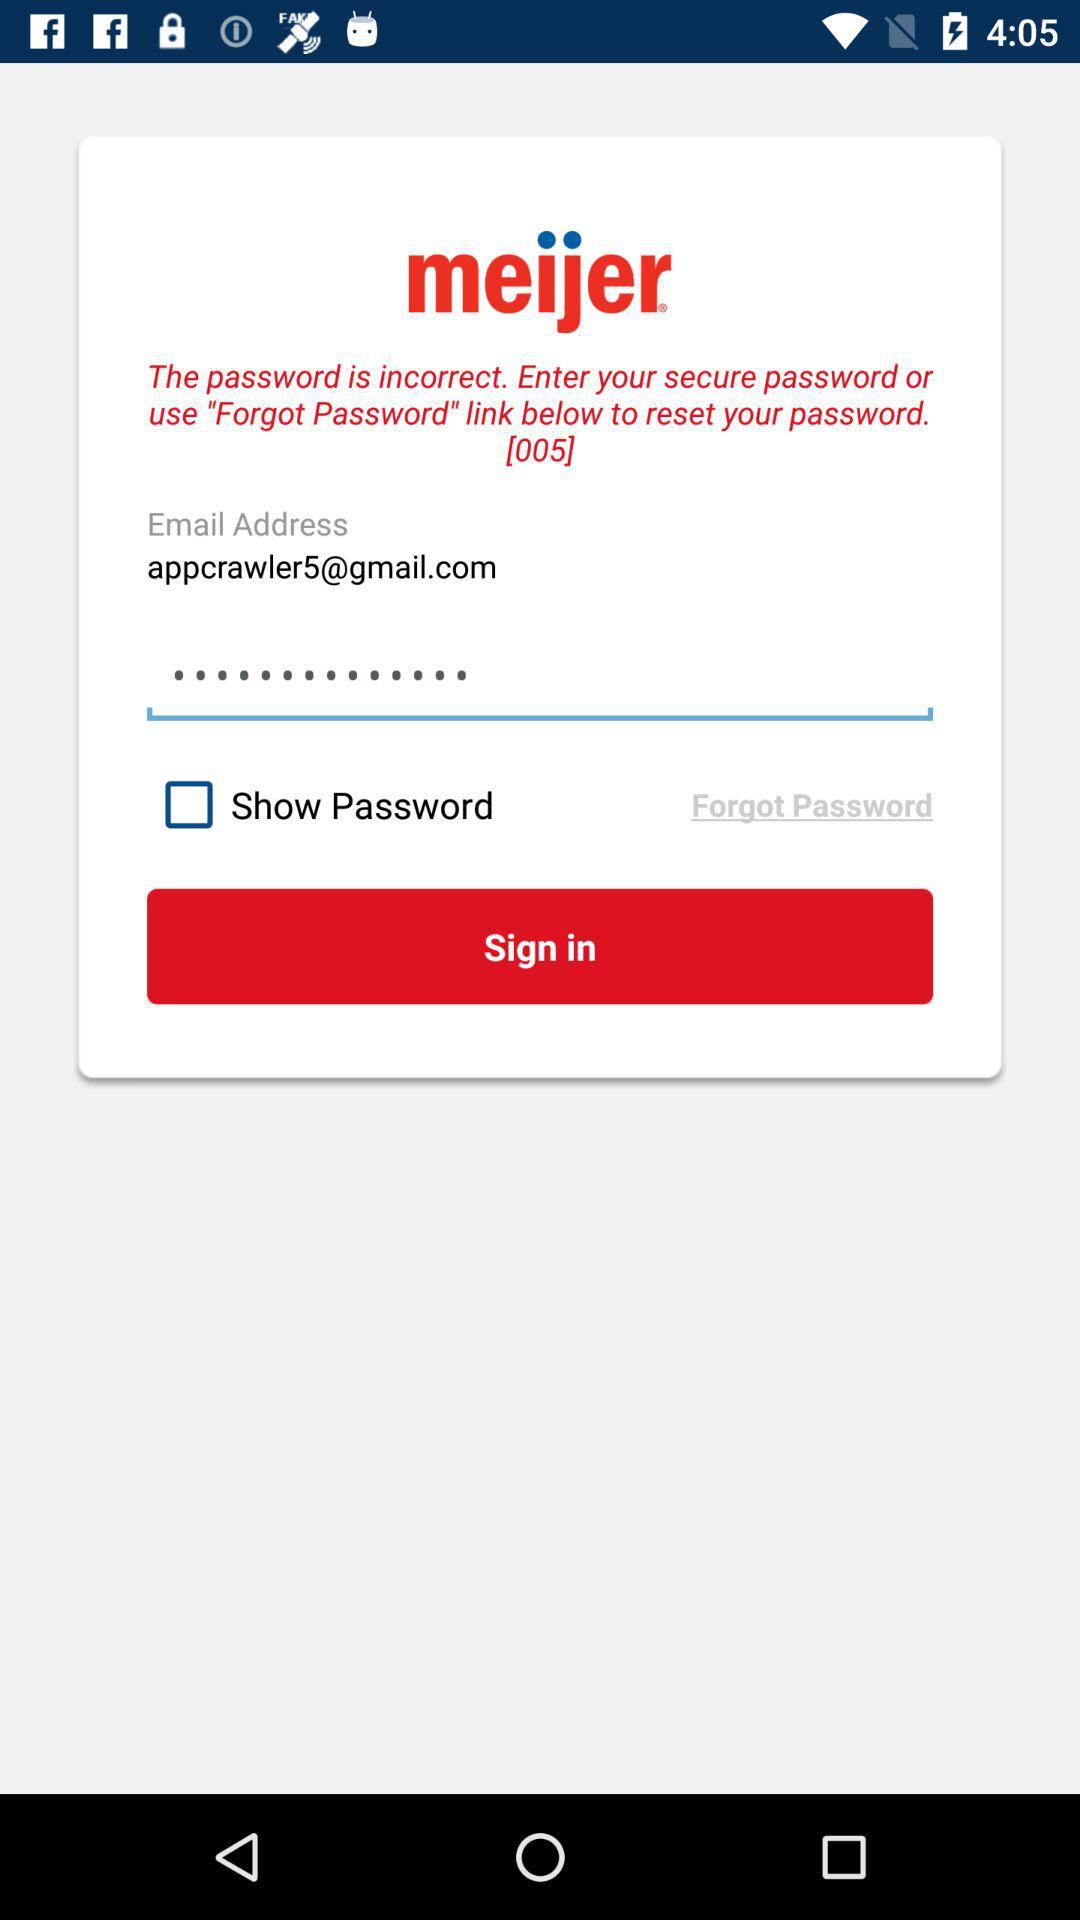 The width and height of the screenshot is (1080, 1920). I want to click on appcrawler3116 item, so click(540, 675).